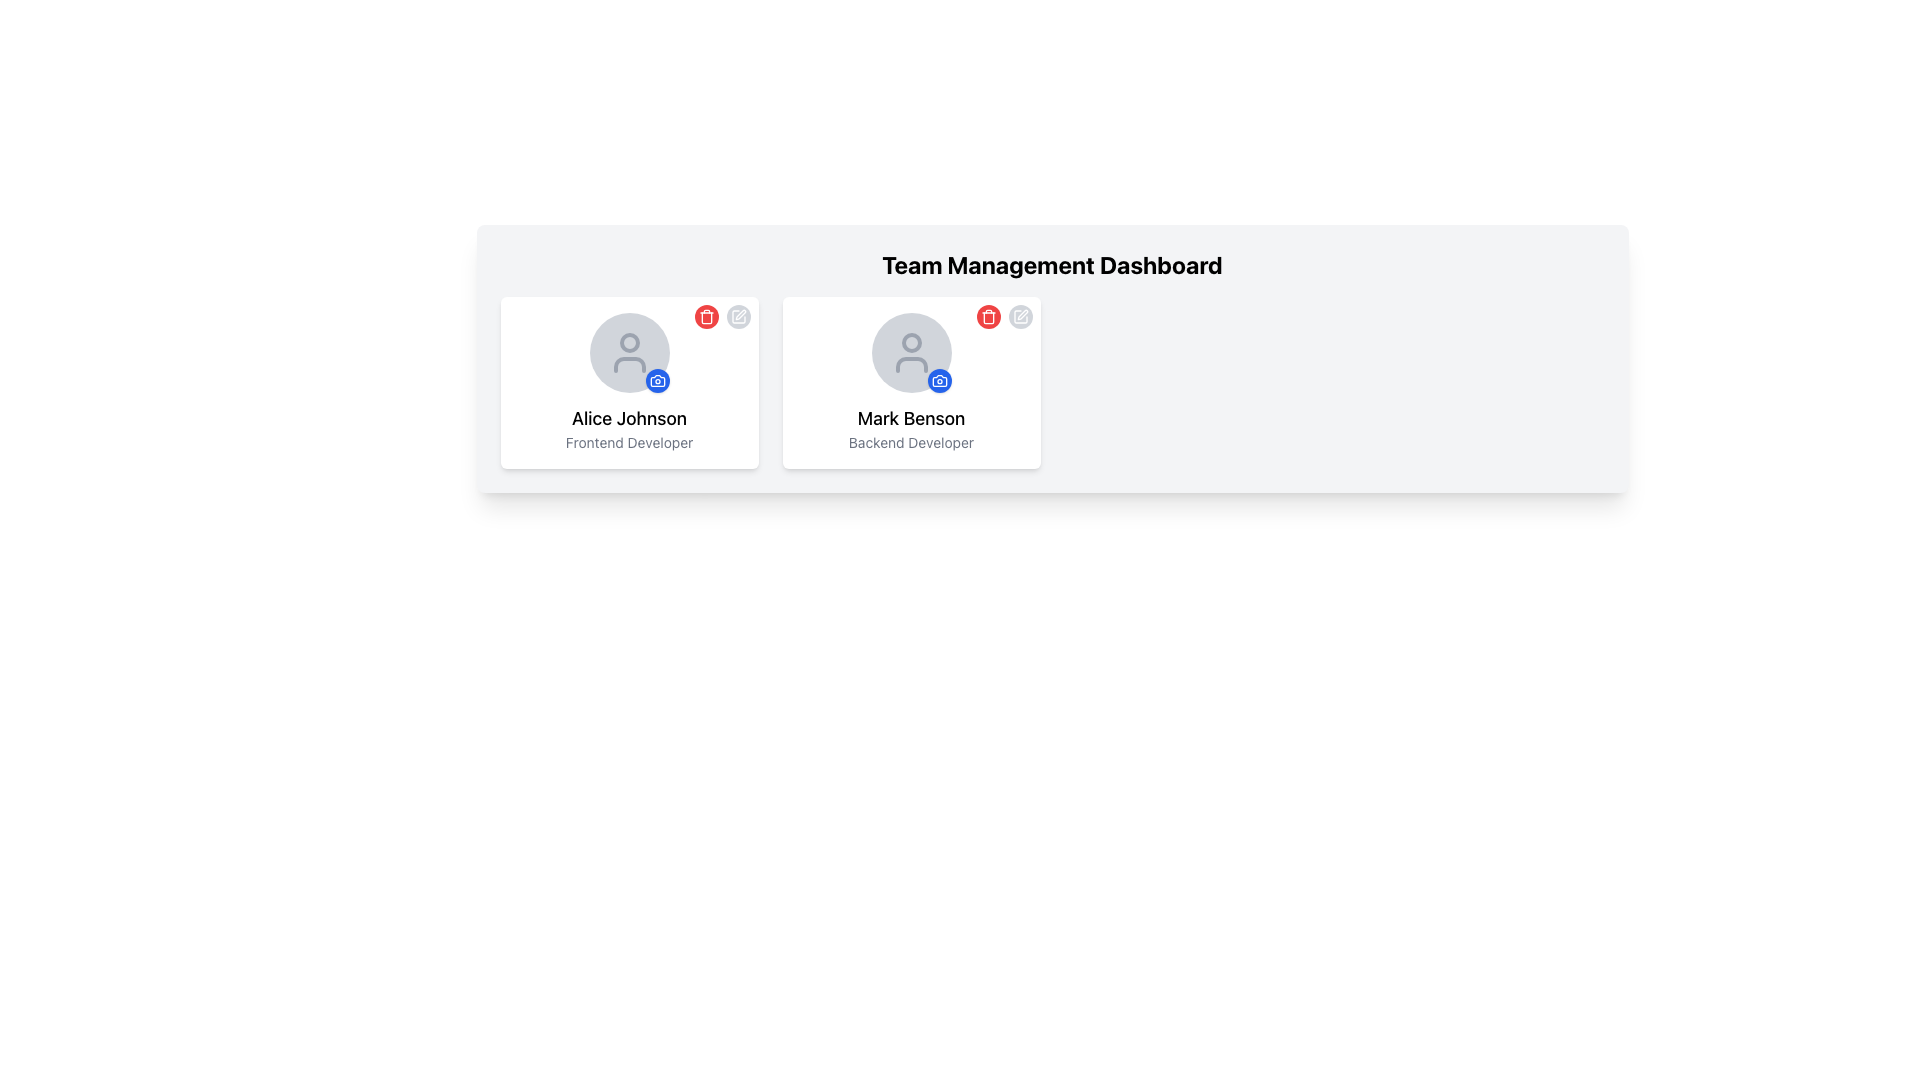 The width and height of the screenshot is (1920, 1080). I want to click on the delete button with a trash can icon located in the top-right corner of Mark Benson's user card, so click(988, 315).